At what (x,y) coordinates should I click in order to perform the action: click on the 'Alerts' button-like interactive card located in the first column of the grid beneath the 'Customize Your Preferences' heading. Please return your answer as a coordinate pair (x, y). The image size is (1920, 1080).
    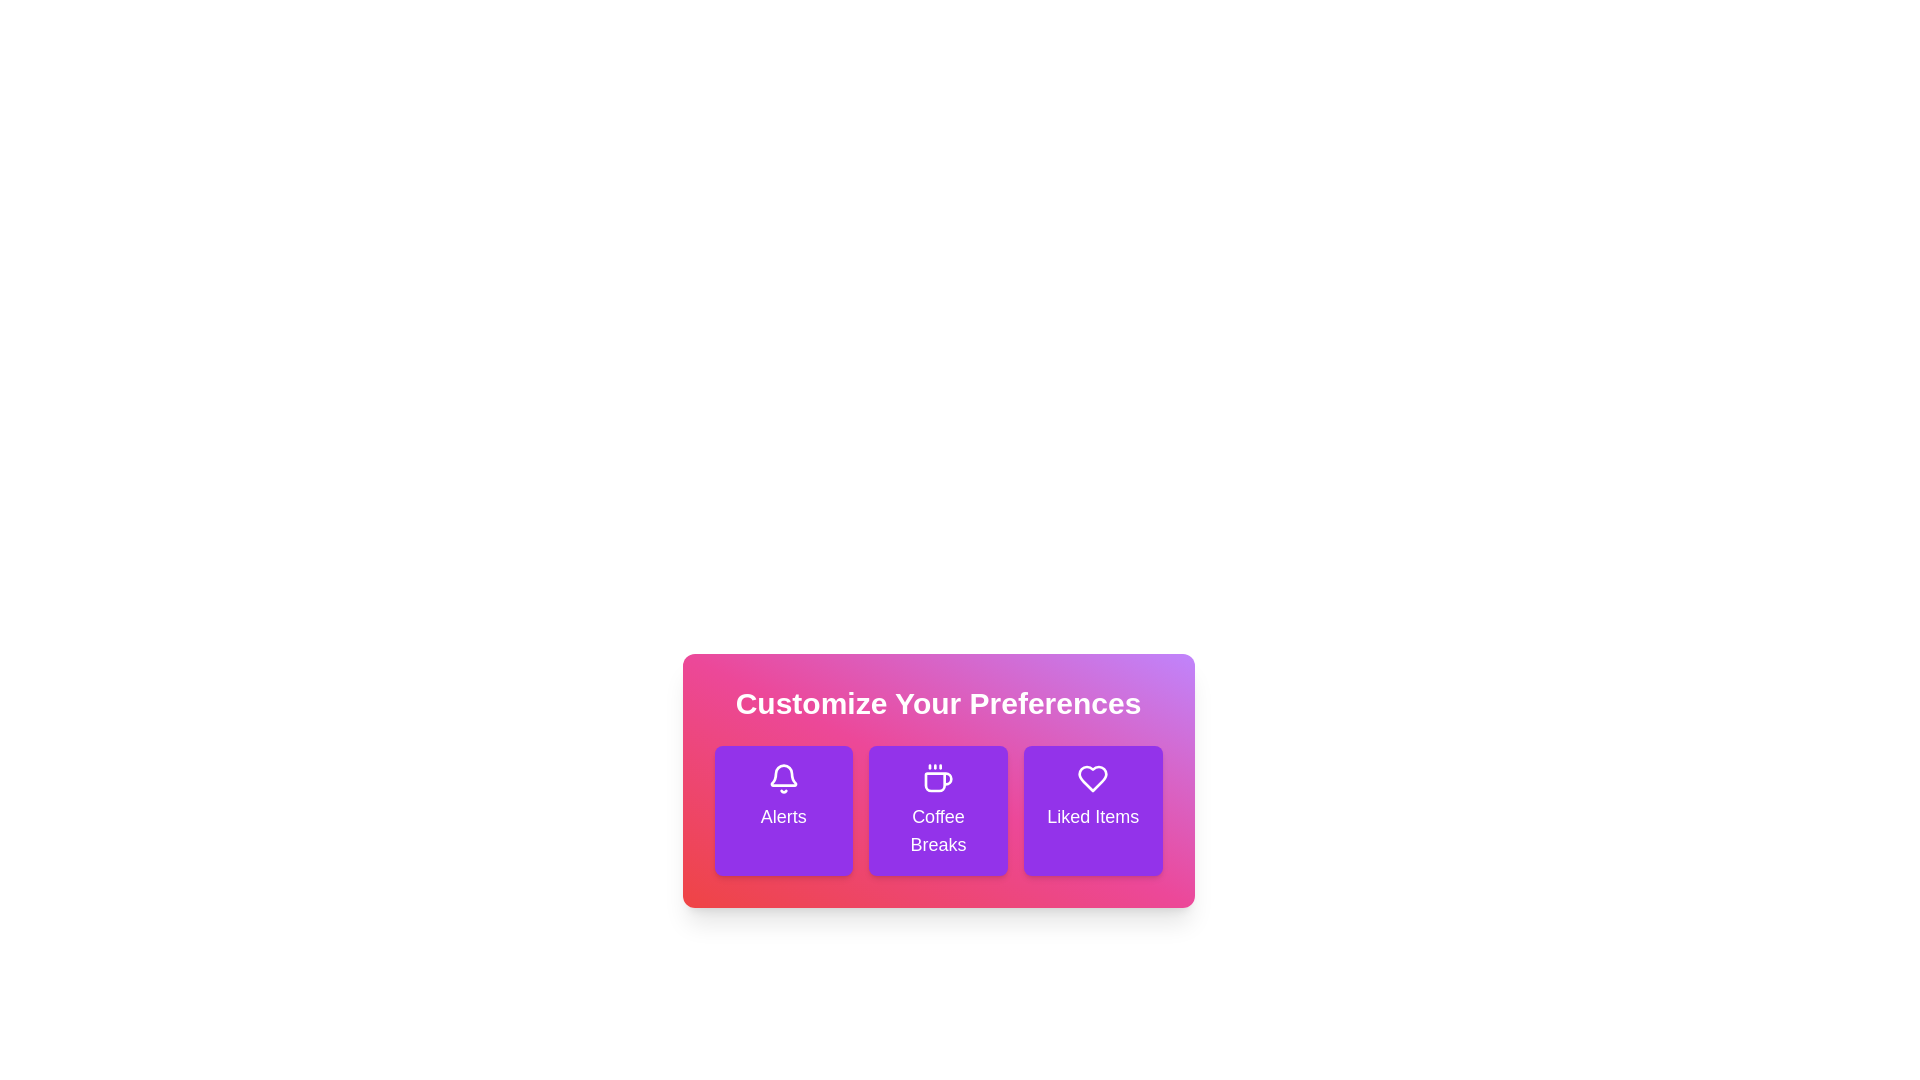
    Looking at the image, I should click on (782, 810).